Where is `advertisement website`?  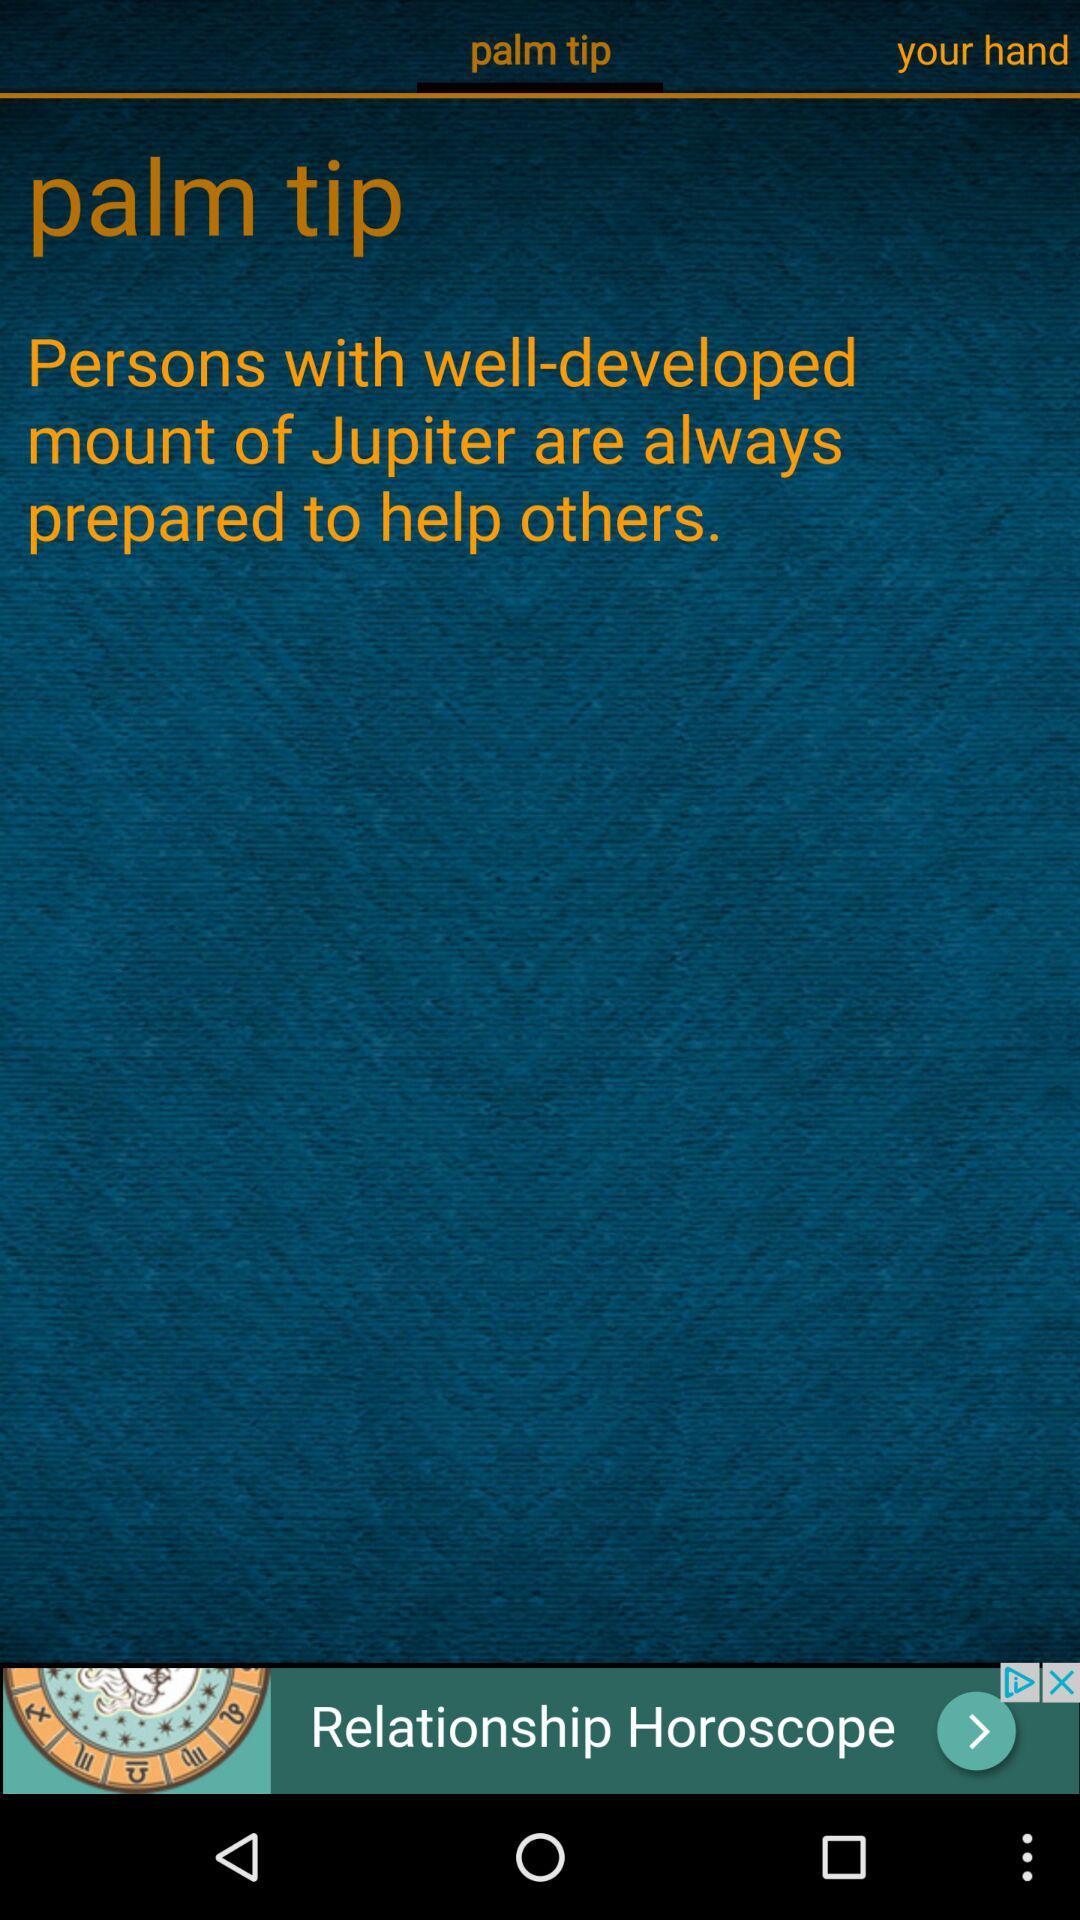 advertisement website is located at coordinates (540, 1727).